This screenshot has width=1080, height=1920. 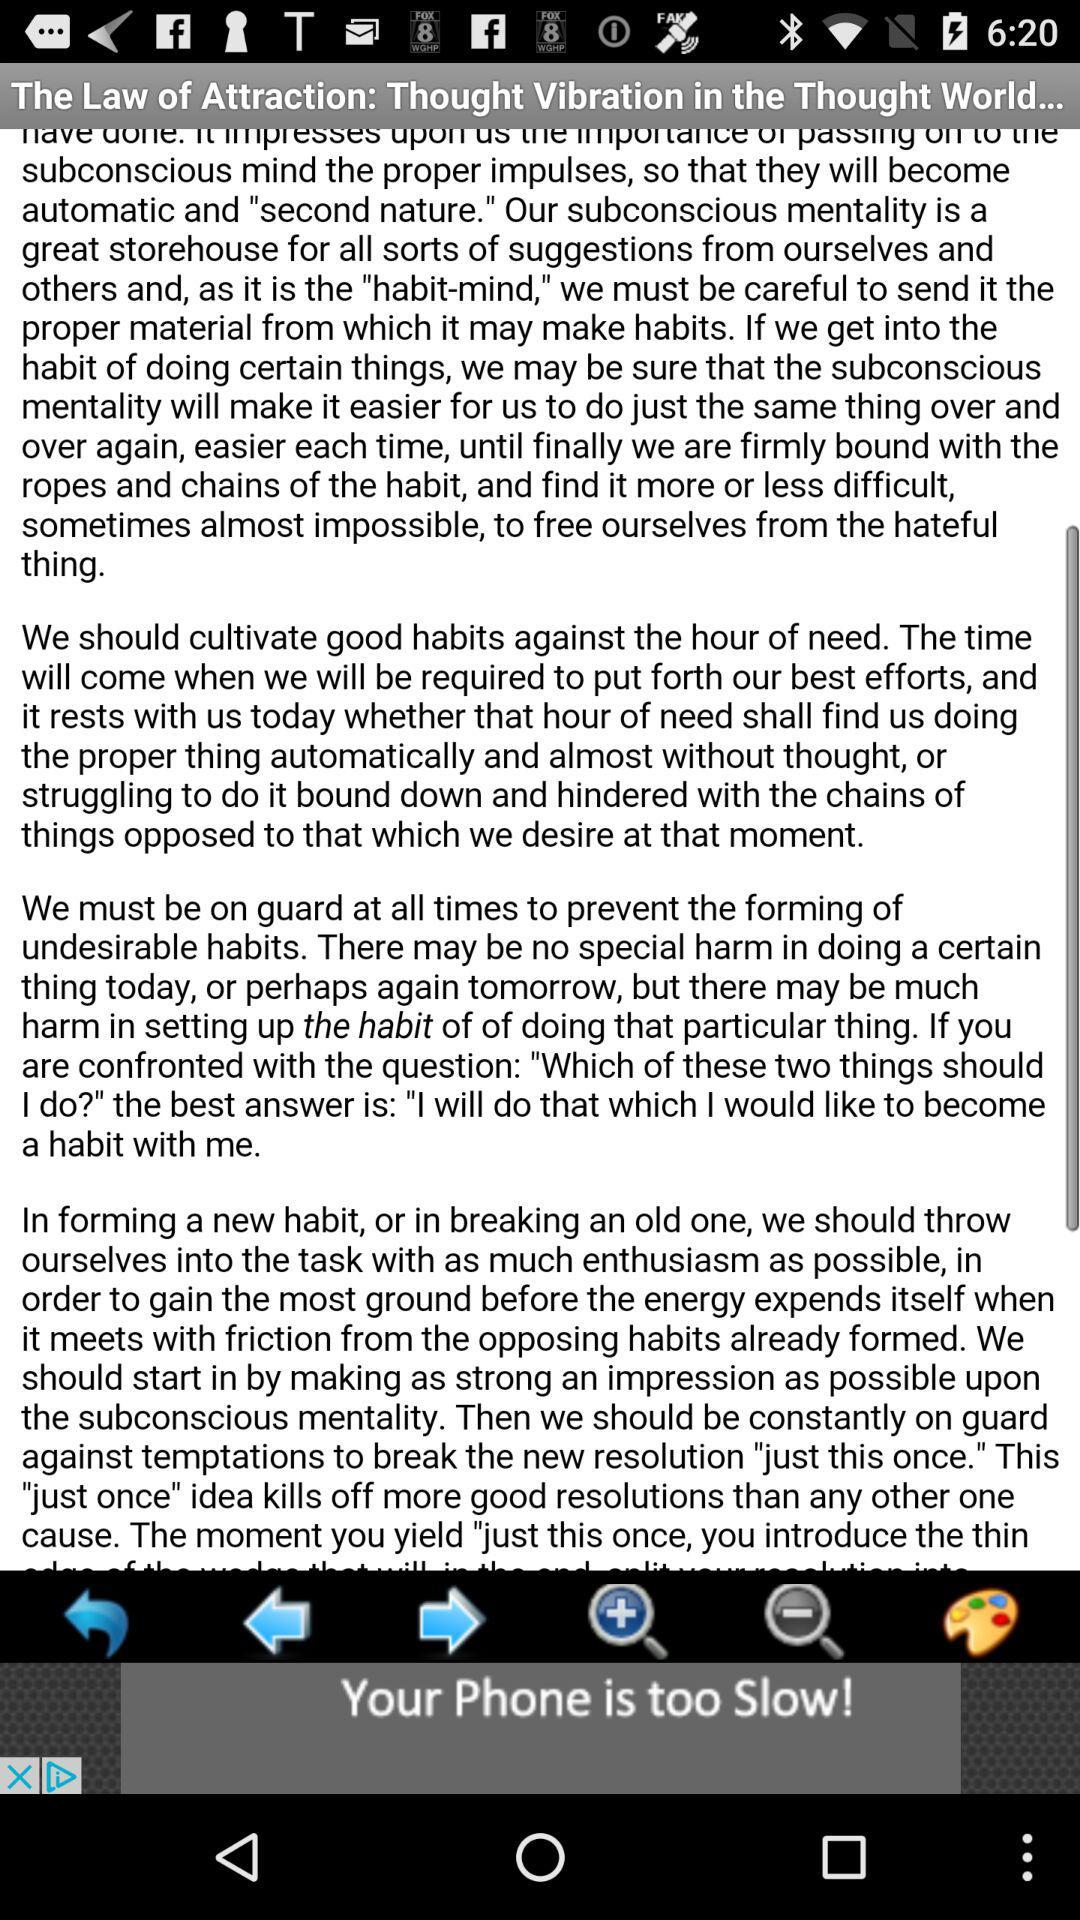 What do you see at coordinates (979, 1621) in the screenshot?
I see `choose colour` at bounding box center [979, 1621].